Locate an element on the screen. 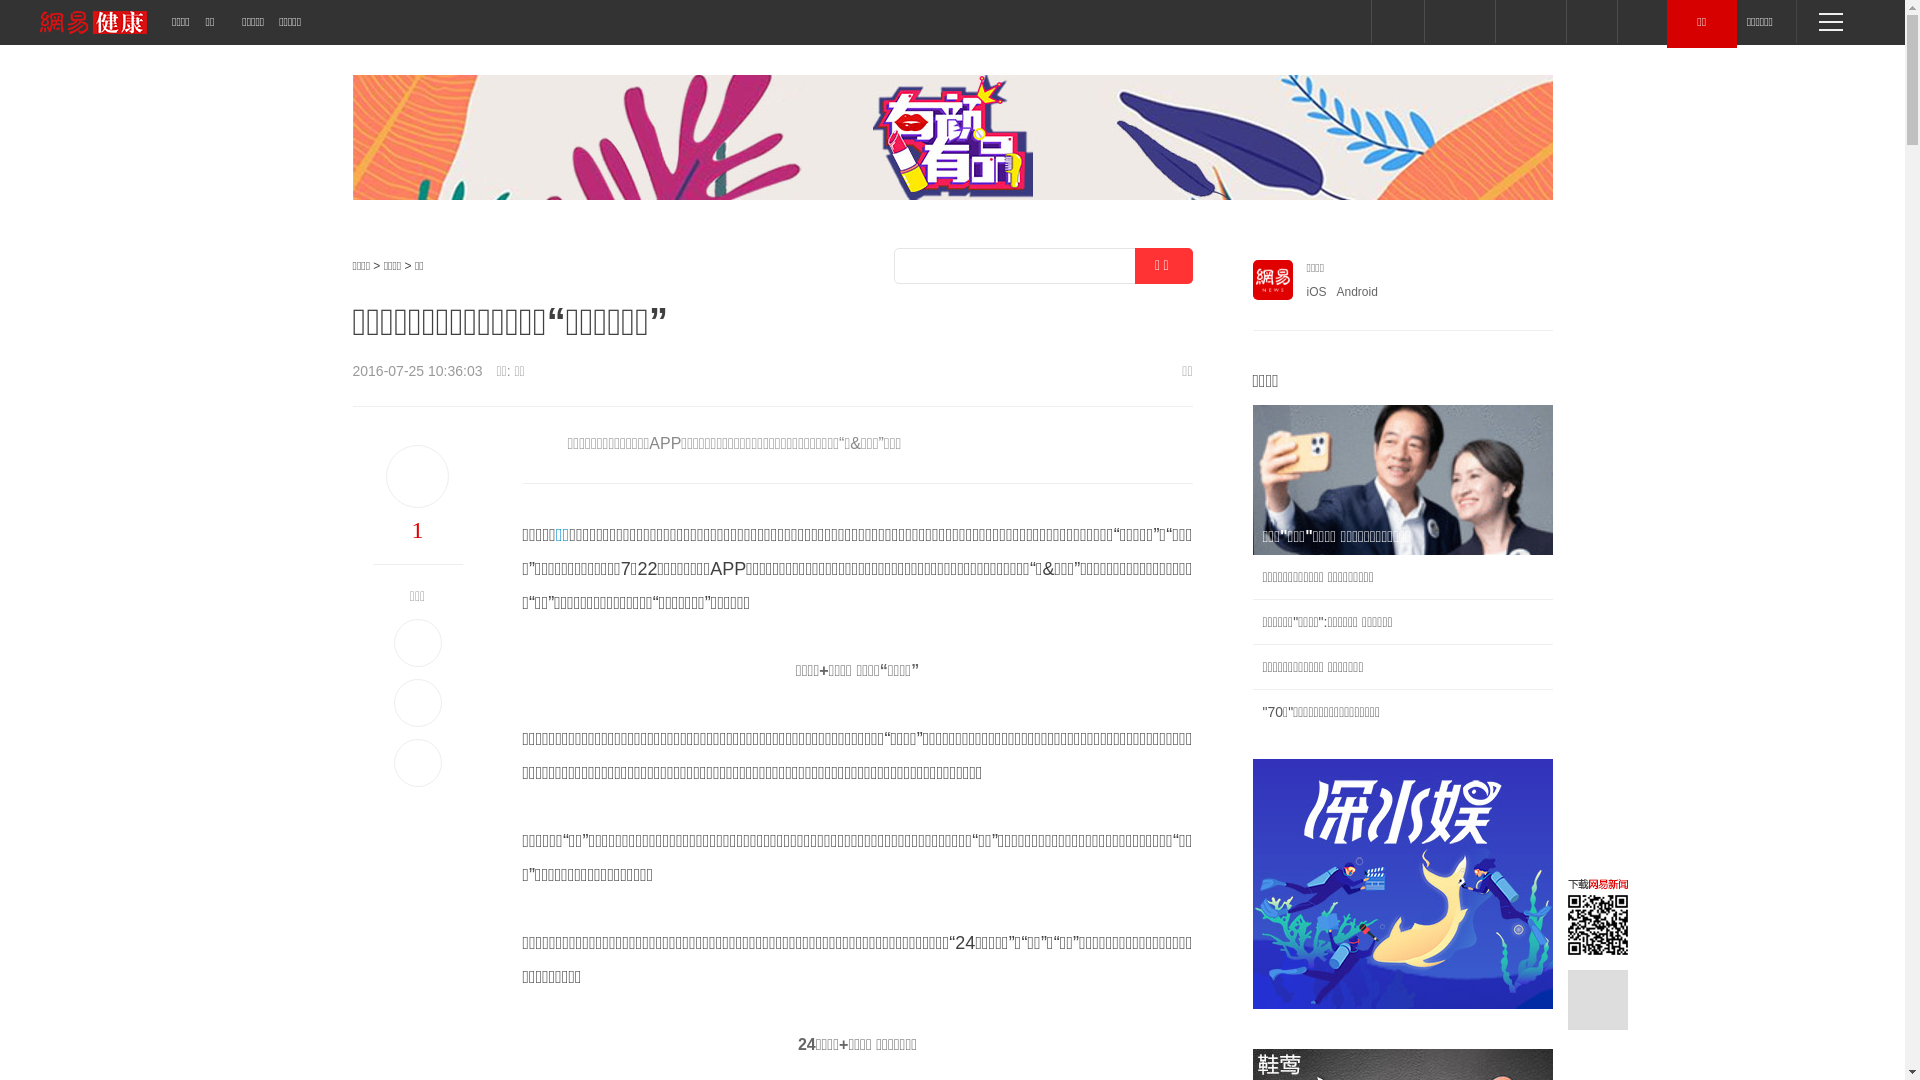 This screenshot has width=1920, height=1080. '1' is located at coordinates (416, 528).